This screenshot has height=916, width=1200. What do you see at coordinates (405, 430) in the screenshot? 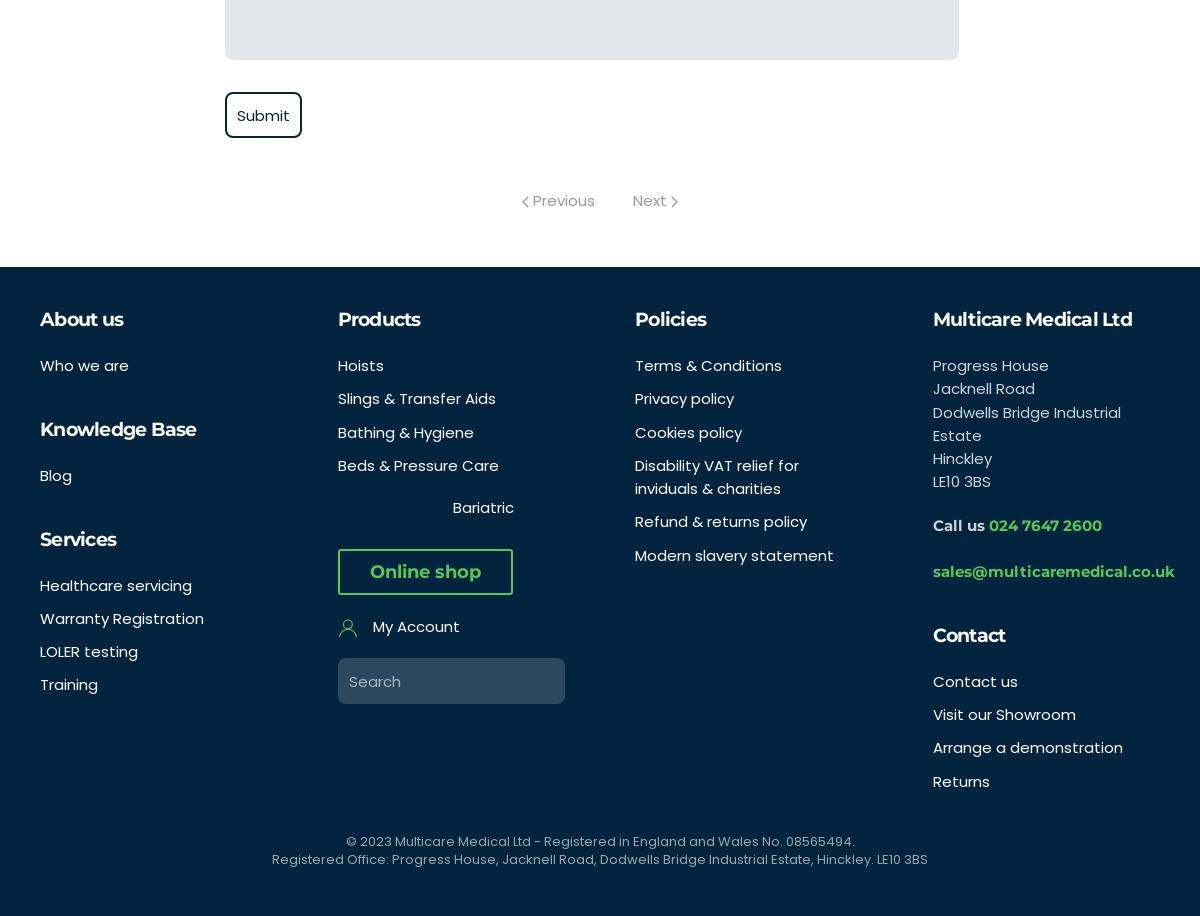
I see `'Bathing & Hygiene'` at bounding box center [405, 430].